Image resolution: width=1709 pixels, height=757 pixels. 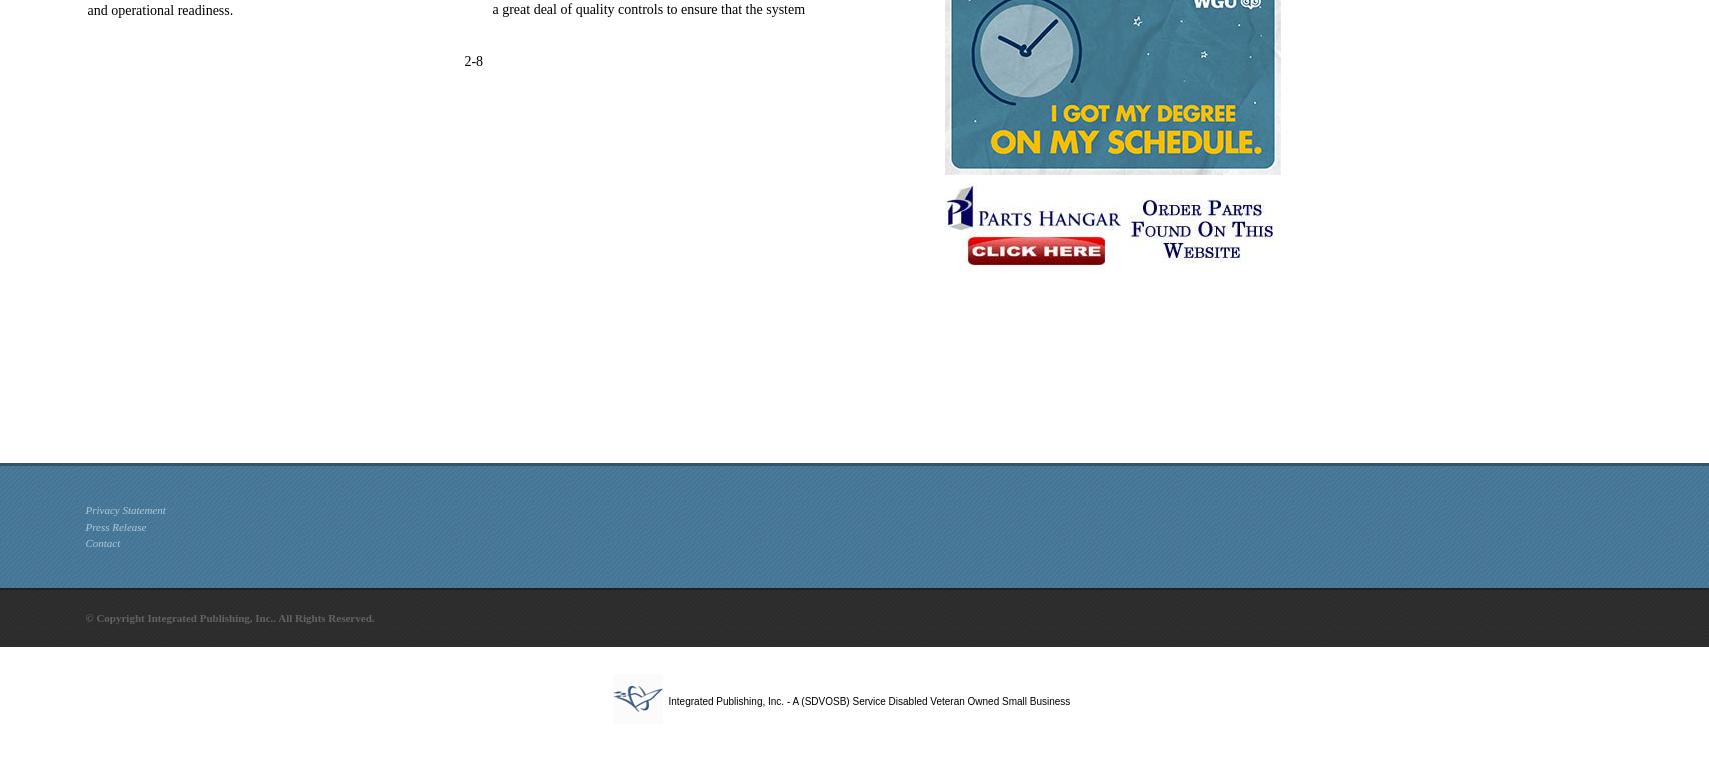 What do you see at coordinates (639, 8) in the screenshot?
I see `'controls'` at bounding box center [639, 8].